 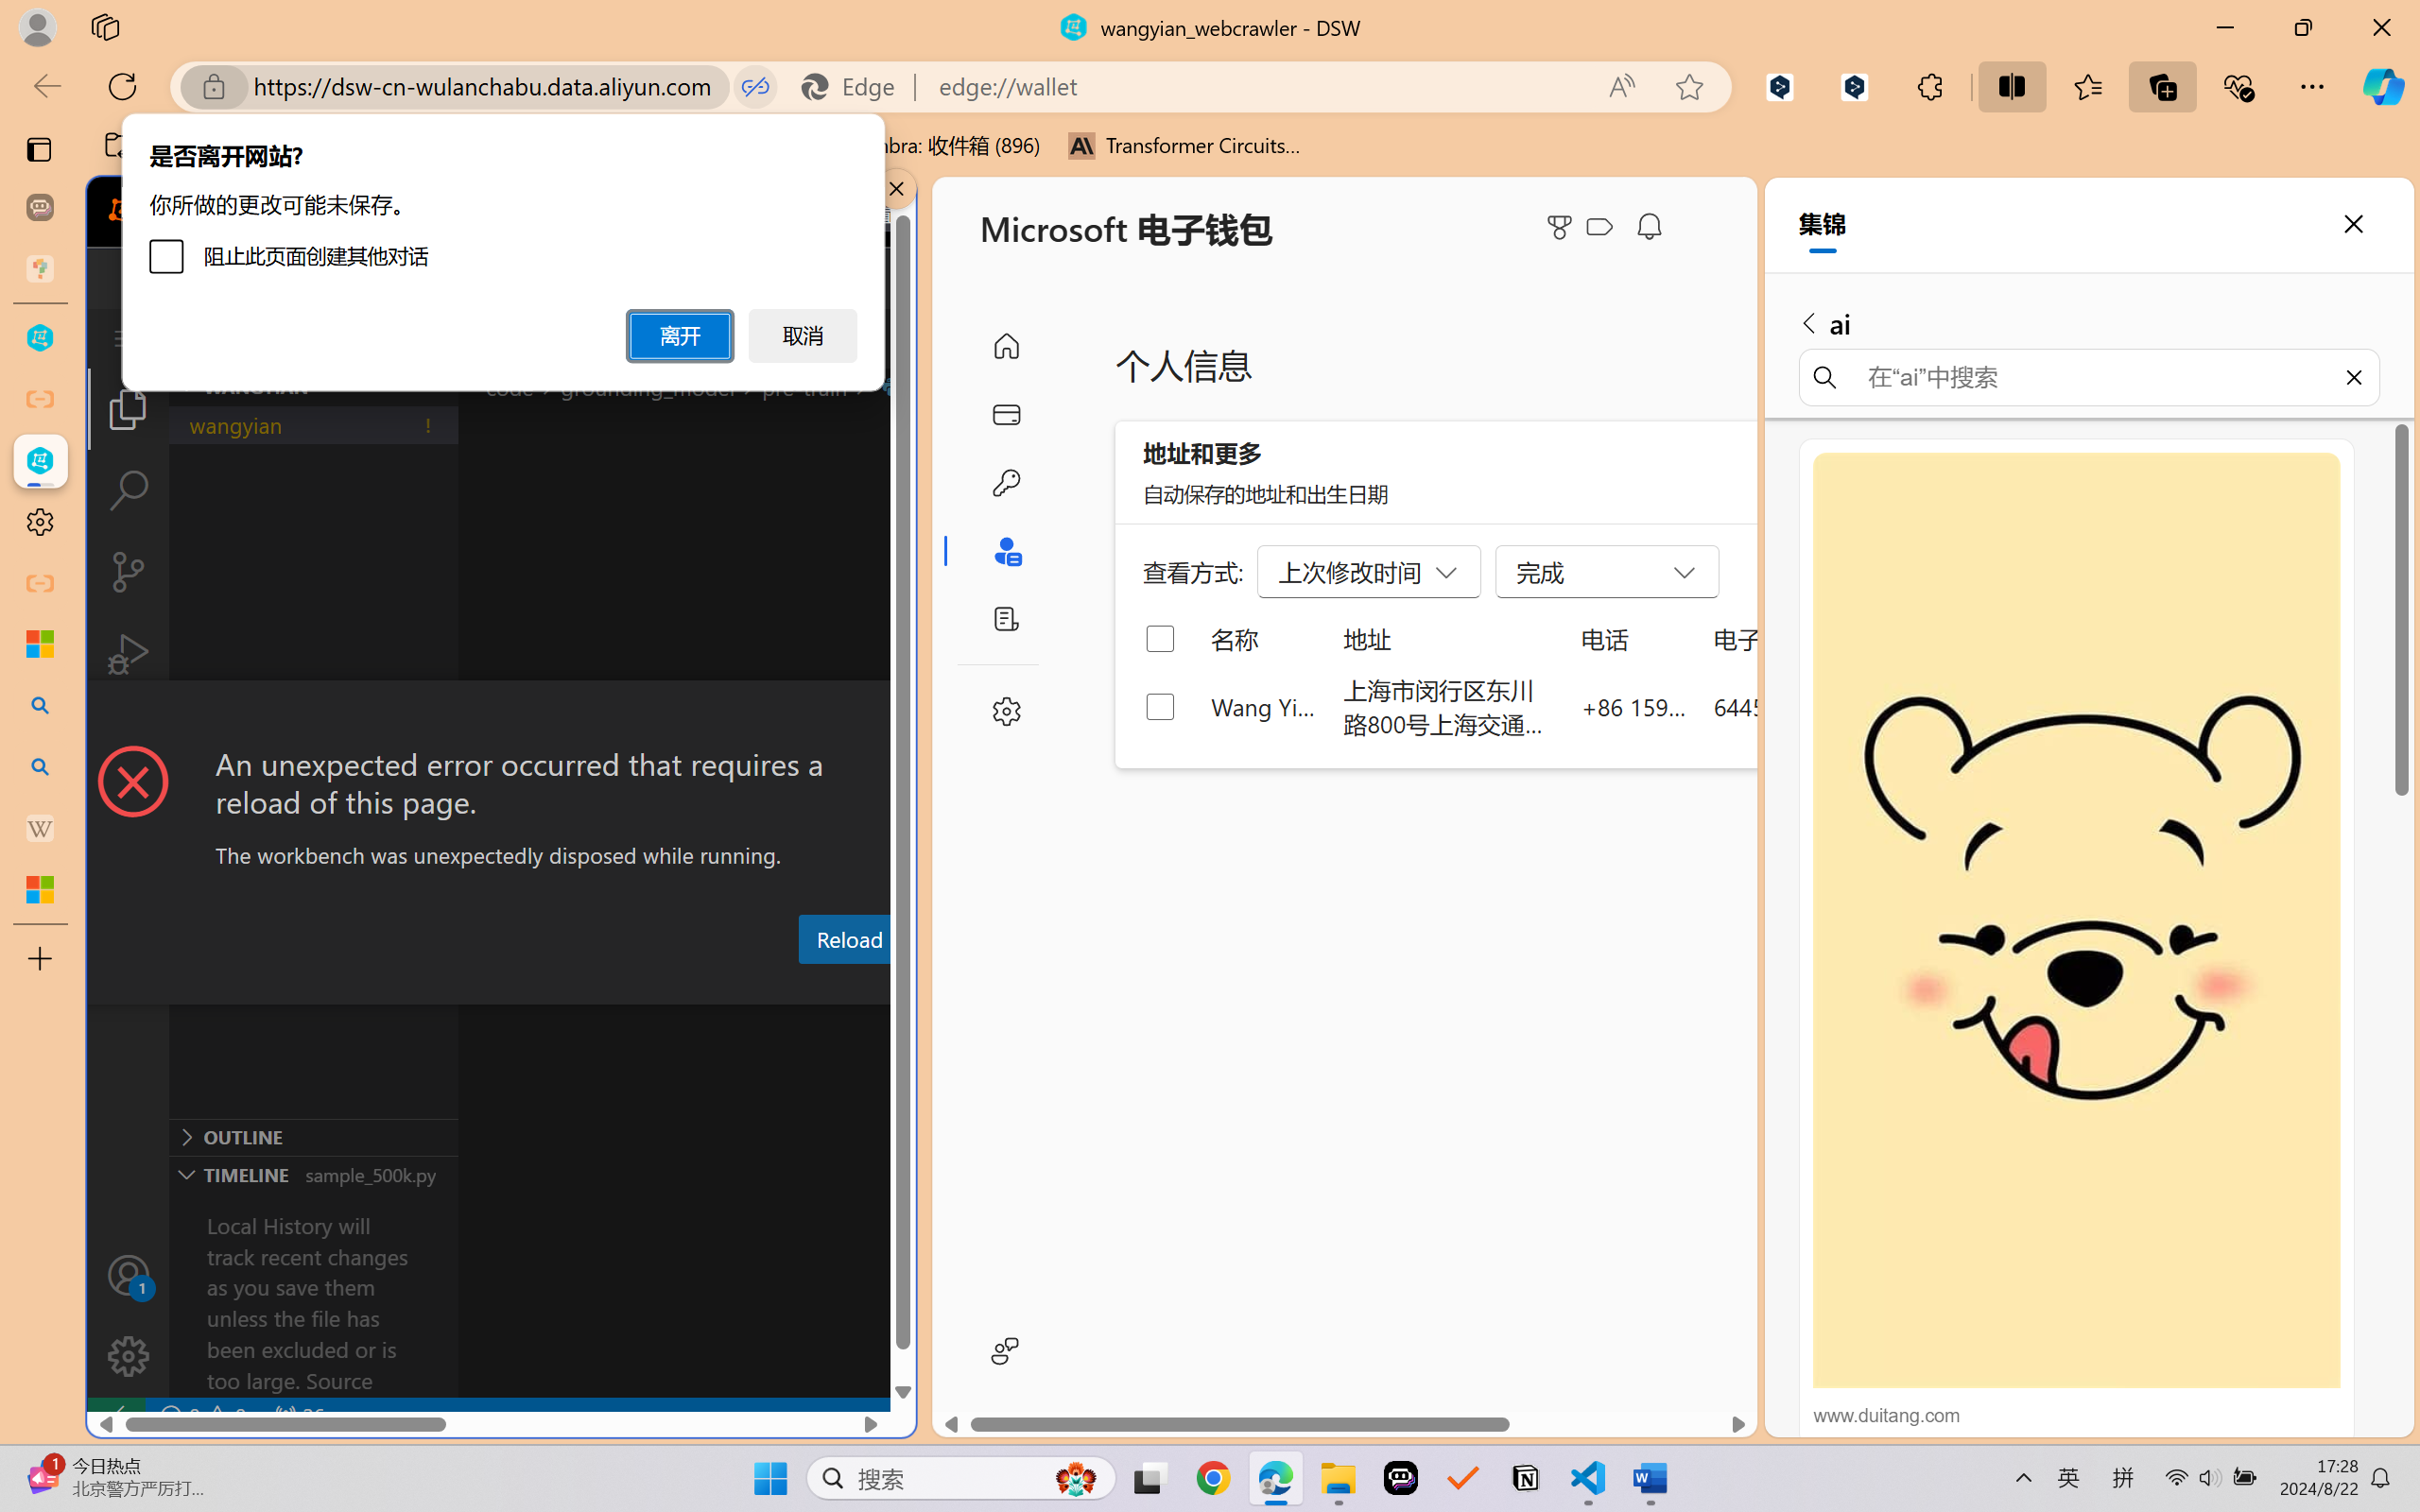 What do you see at coordinates (1603, 227) in the screenshot?
I see `'Microsoft Cashback'` at bounding box center [1603, 227].